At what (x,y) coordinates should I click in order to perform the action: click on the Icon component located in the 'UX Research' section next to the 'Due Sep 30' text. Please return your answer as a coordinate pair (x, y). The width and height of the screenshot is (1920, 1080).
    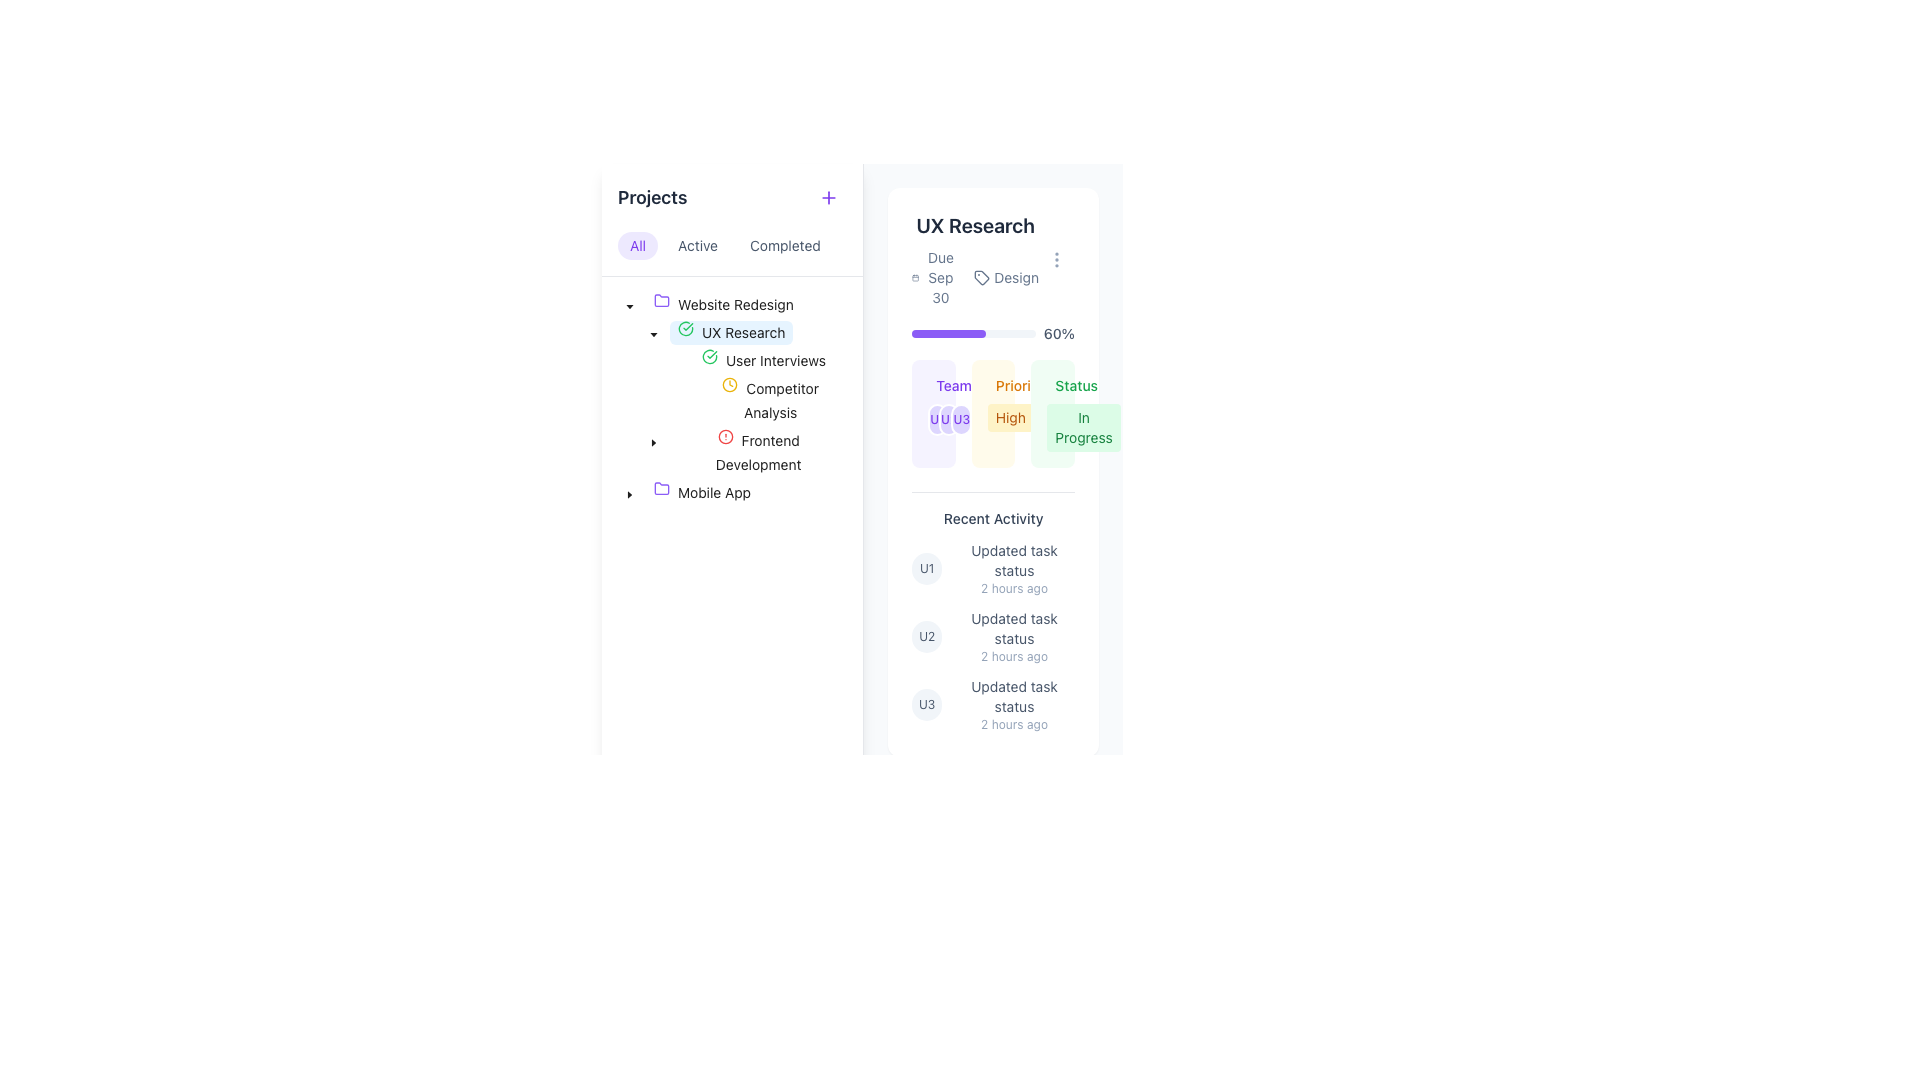
    Looking at the image, I should click on (982, 277).